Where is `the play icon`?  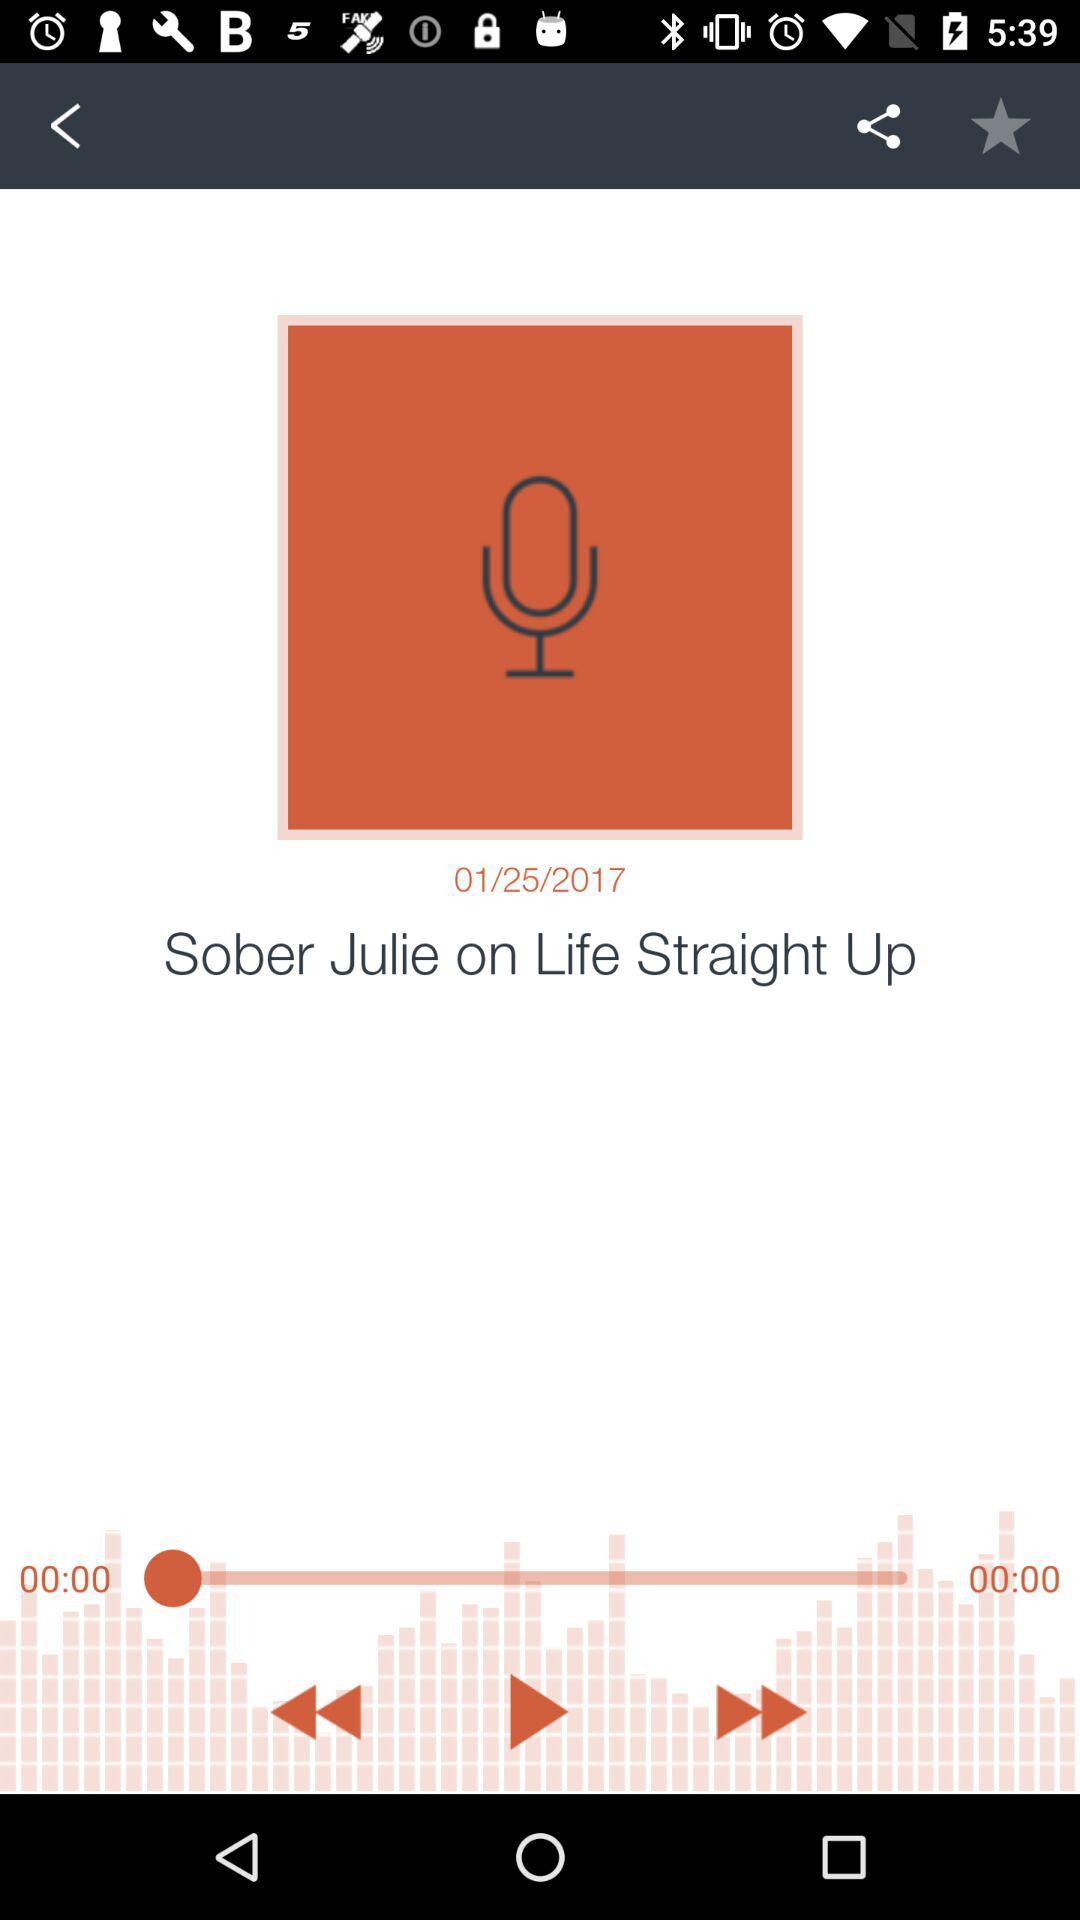 the play icon is located at coordinates (538, 1711).